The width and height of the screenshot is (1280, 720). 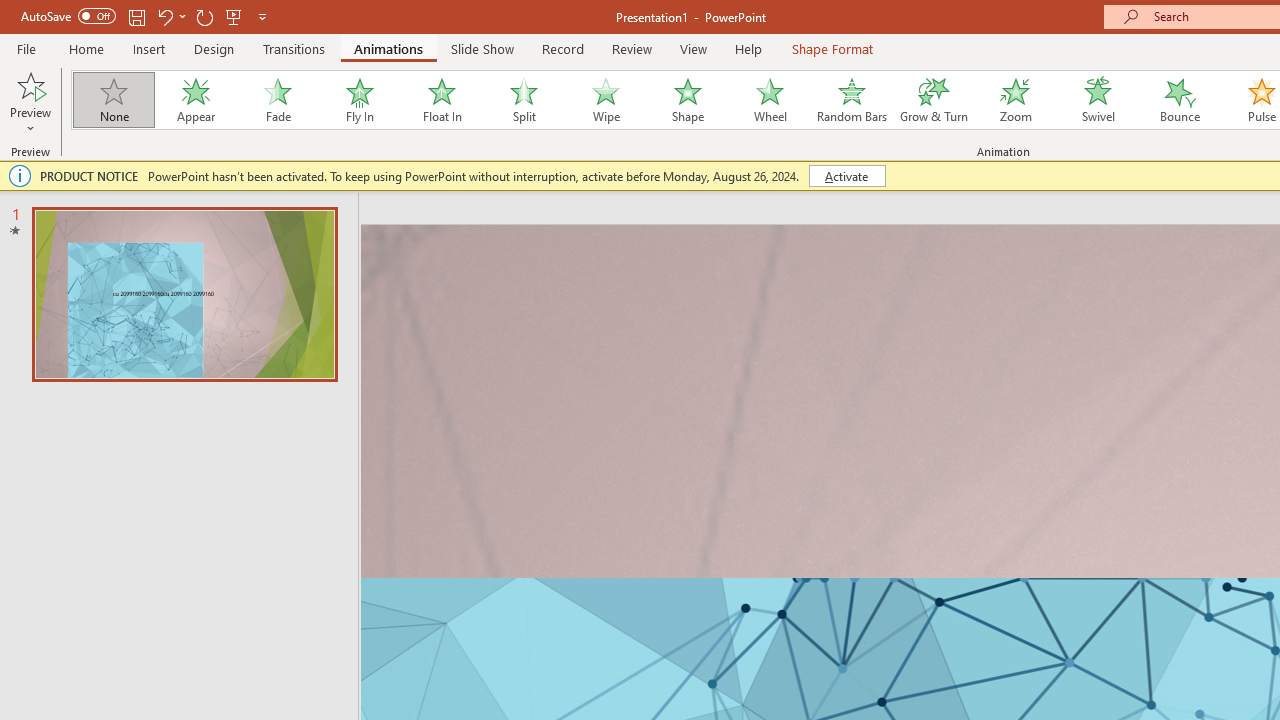 I want to click on 'Wipe', so click(x=604, y=100).